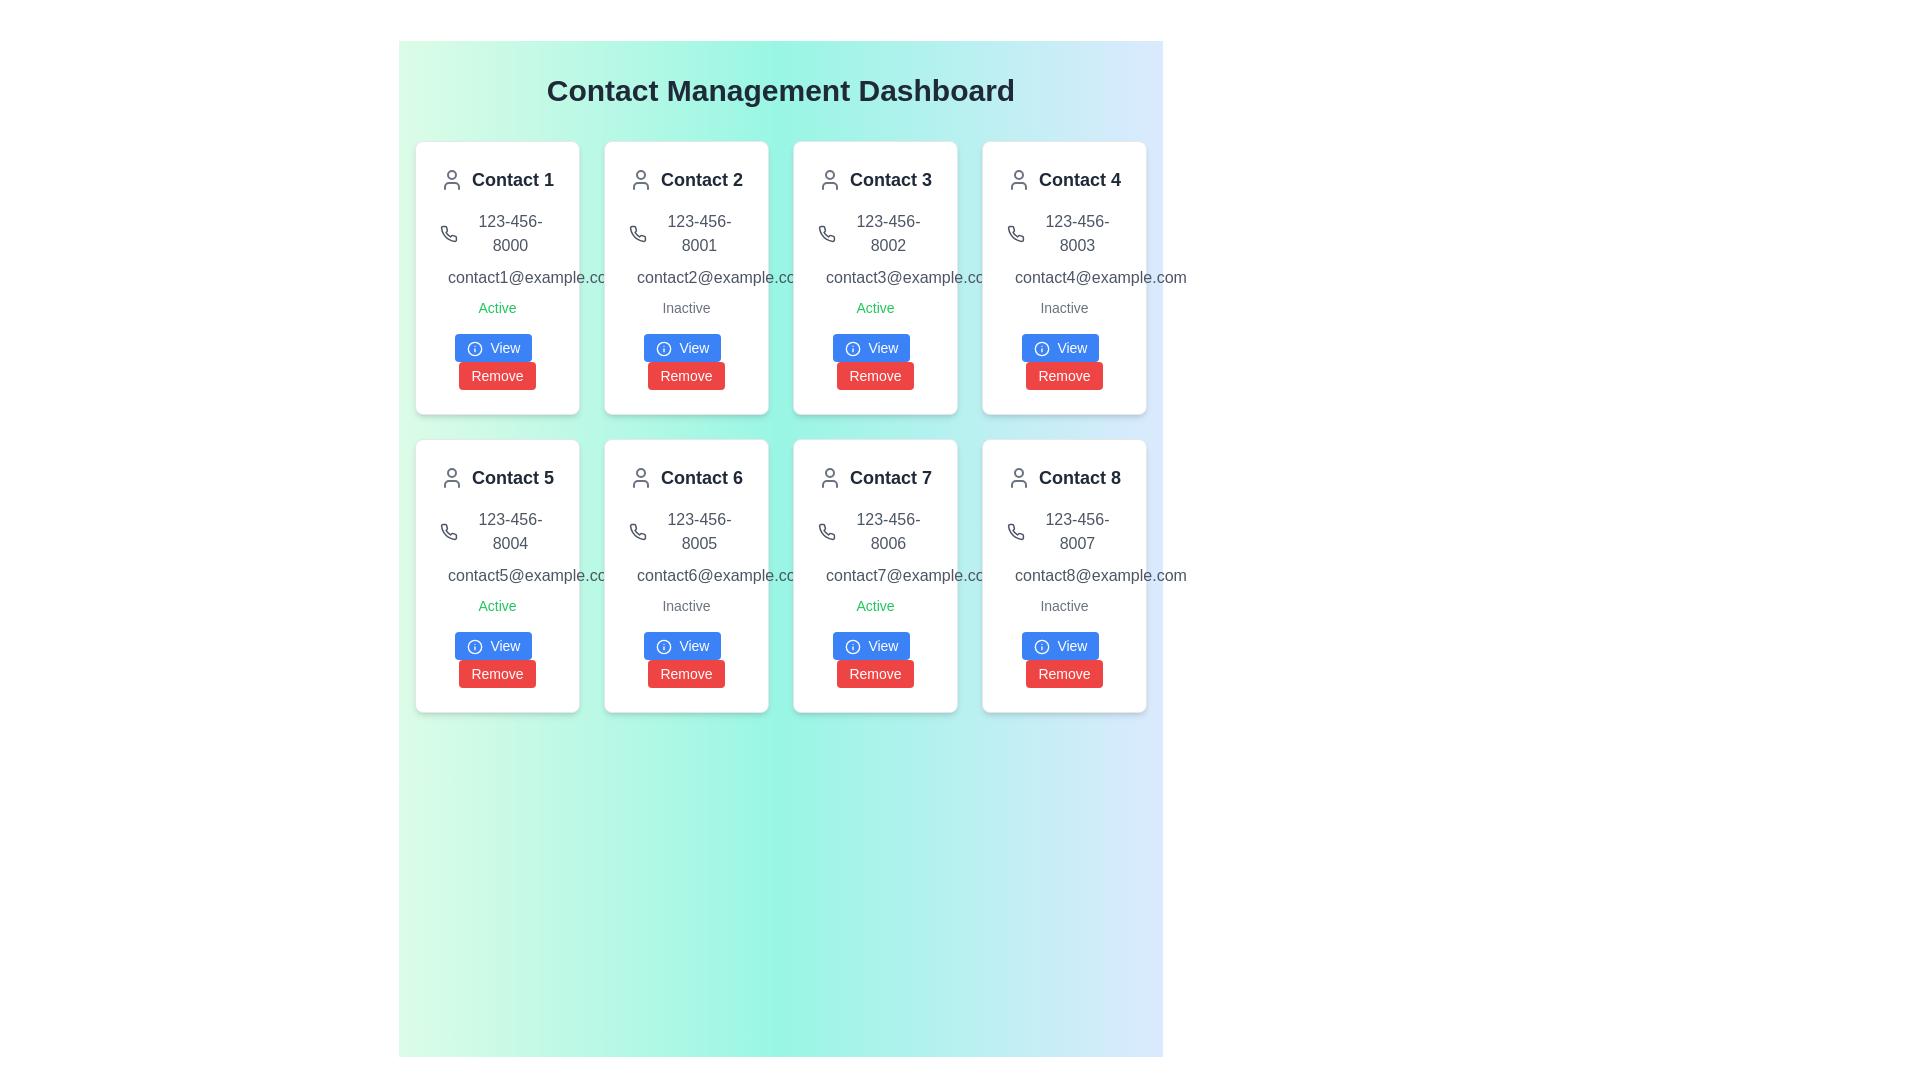  I want to click on the black and white telephone icon located in the 'Contact 6' card, which is adjacent to the phone number '123-456-8005', so click(637, 531).